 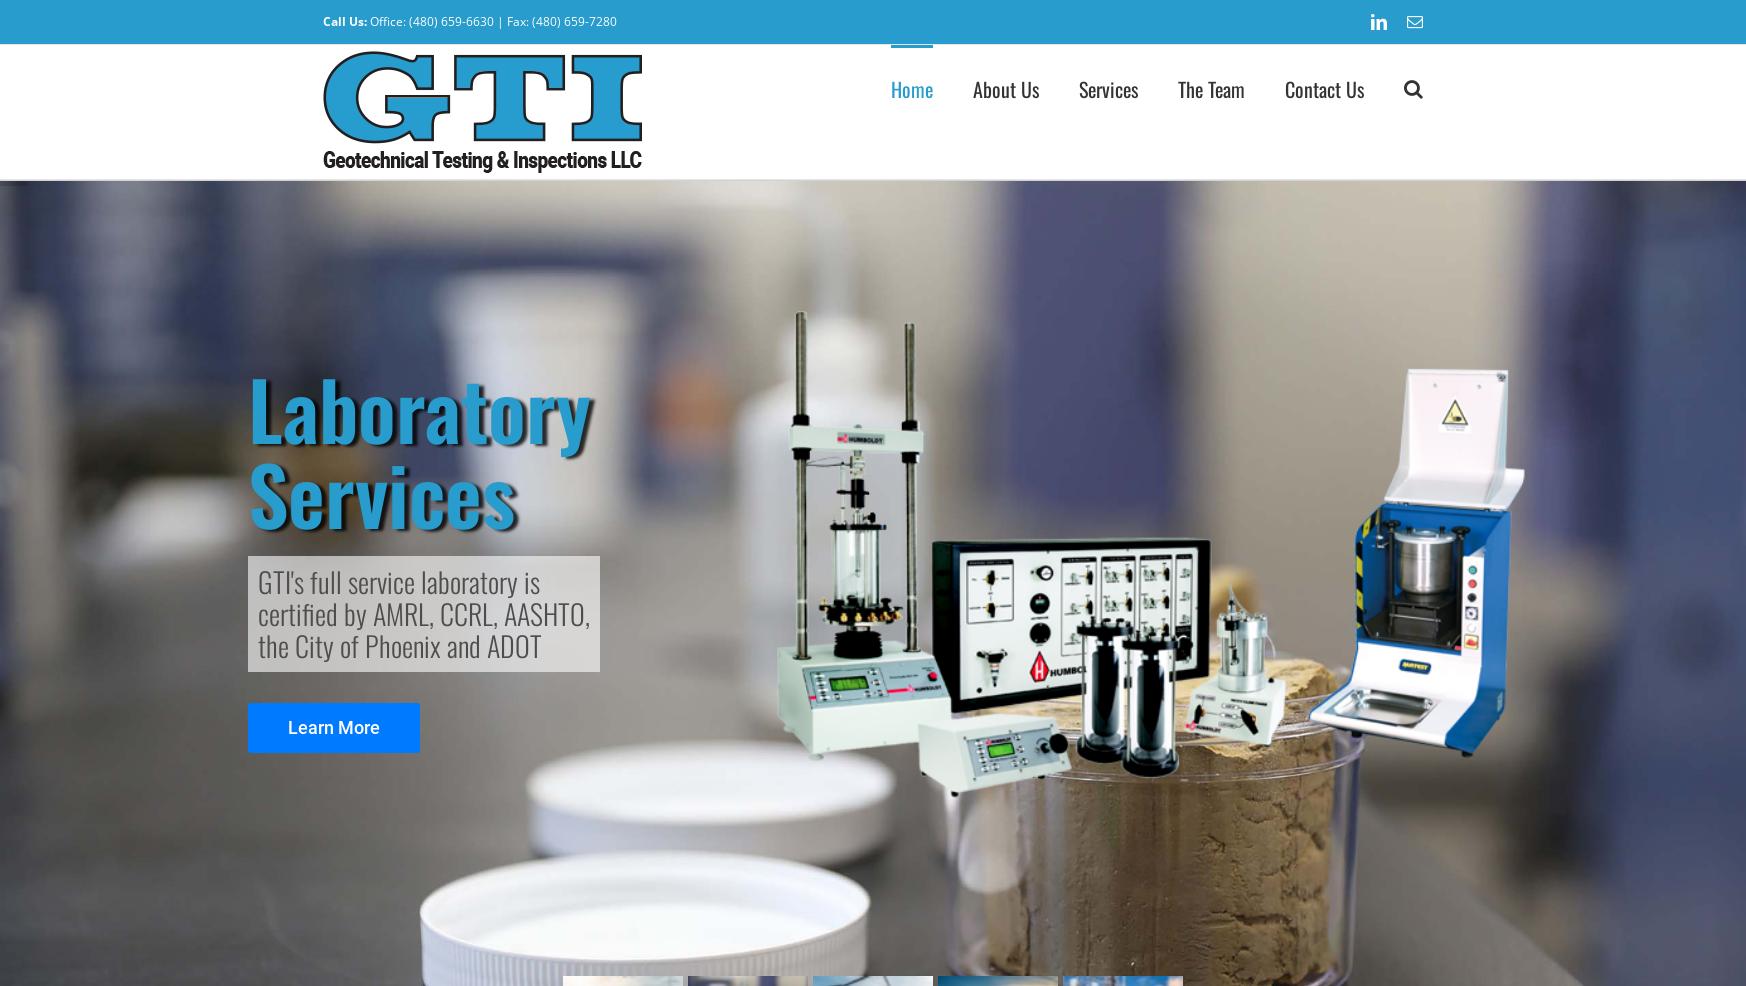 I want to click on 'Vice President', so click(x=1244, y=215).